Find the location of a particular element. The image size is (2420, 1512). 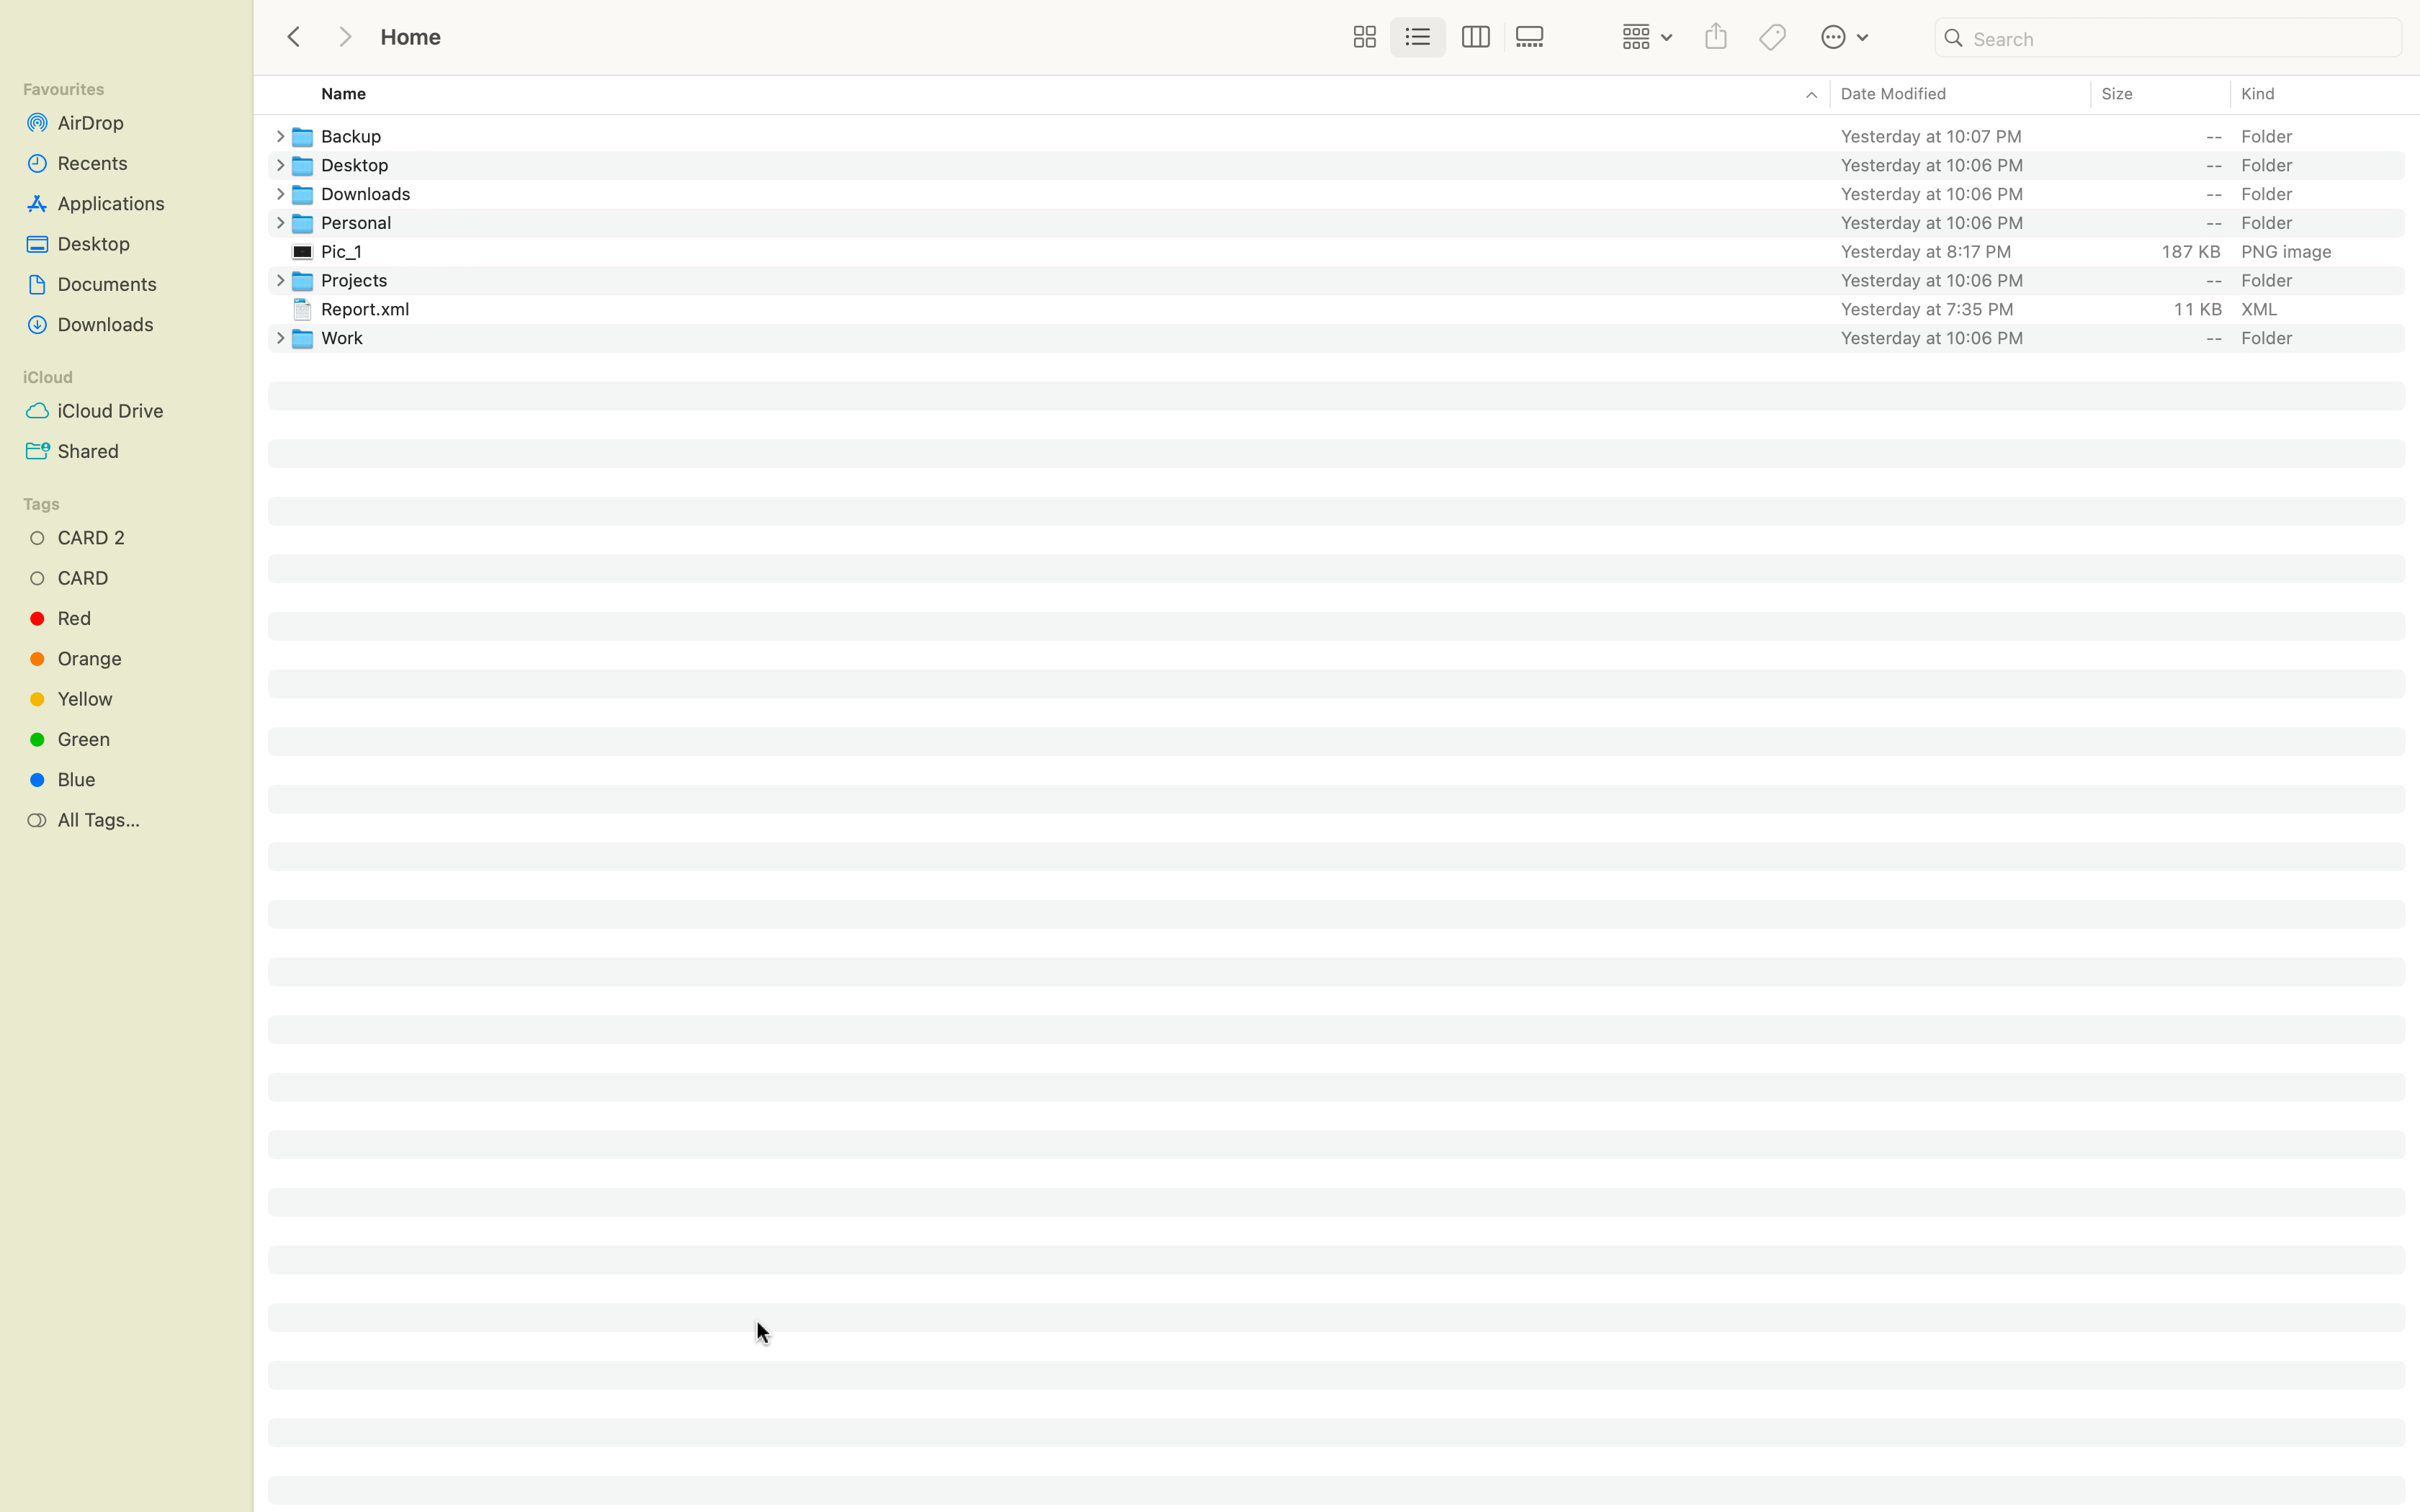

Sort the files by reverse order of date is located at coordinates (1958, 95).